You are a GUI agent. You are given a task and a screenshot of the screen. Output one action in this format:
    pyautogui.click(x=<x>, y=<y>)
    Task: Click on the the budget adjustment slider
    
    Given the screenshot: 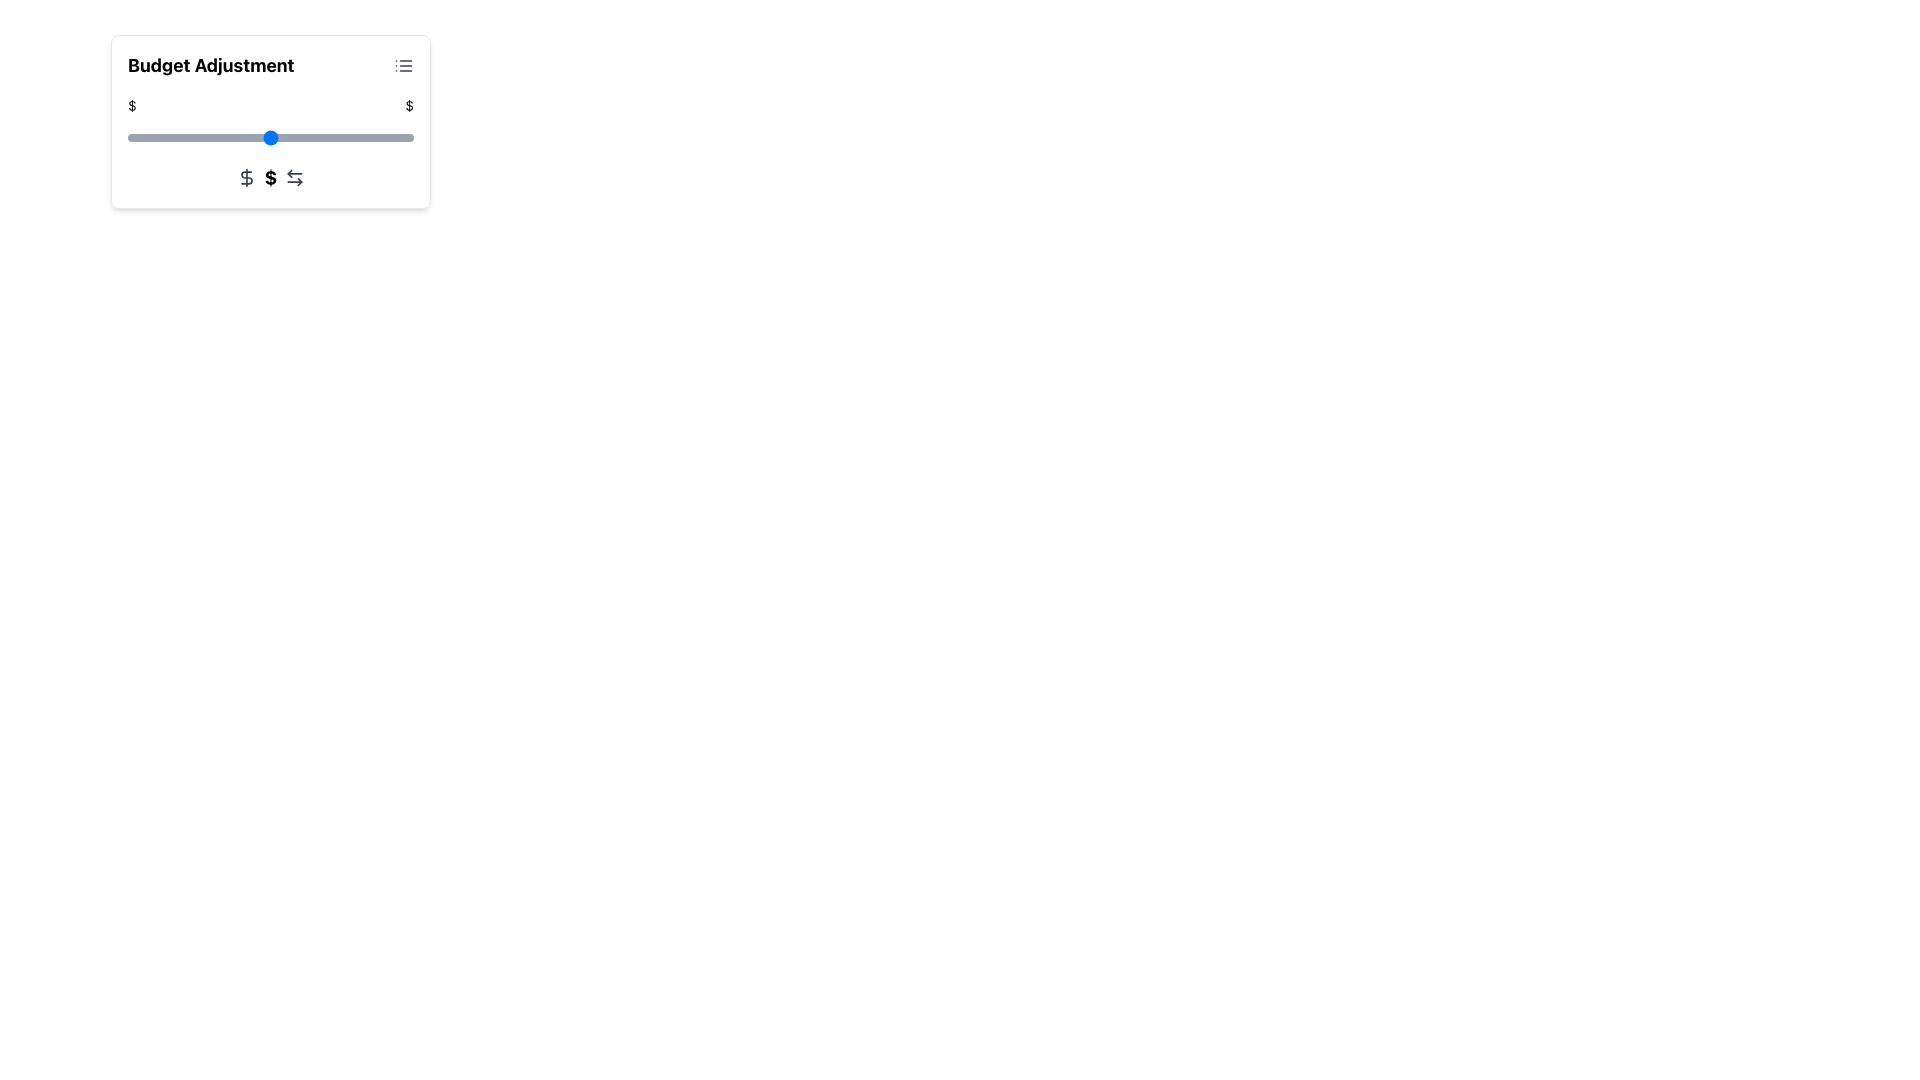 What is the action you would take?
    pyautogui.click(x=147, y=137)
    